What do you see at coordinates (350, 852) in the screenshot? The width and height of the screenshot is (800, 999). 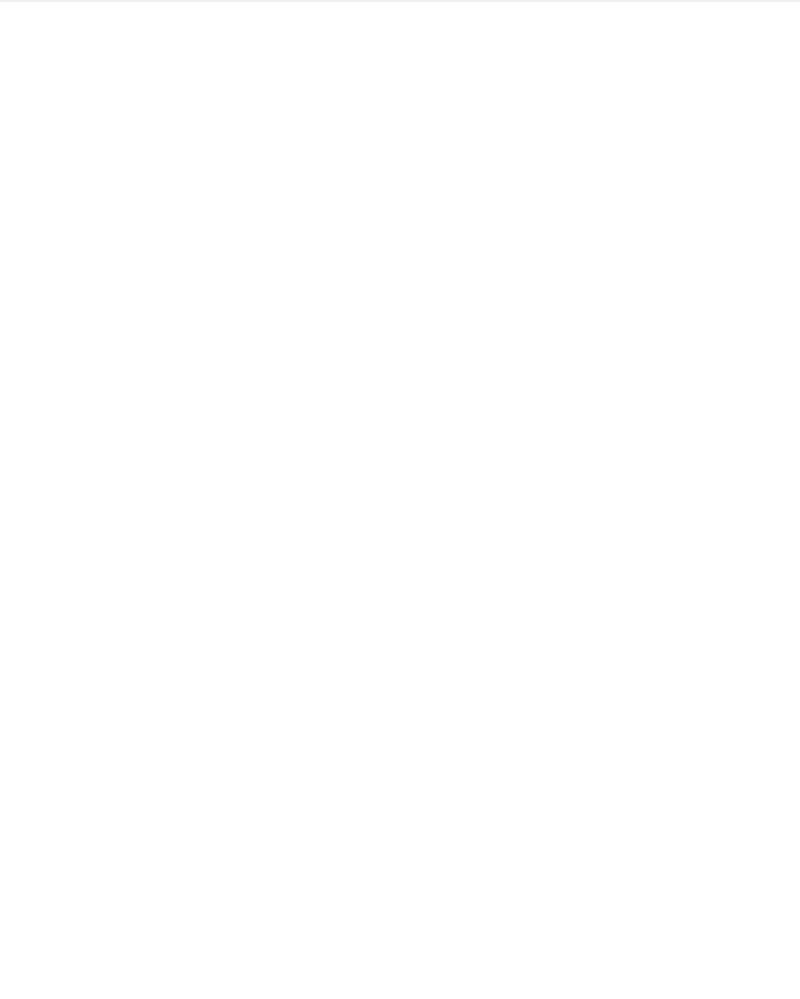 I see `'Landr has introduced an AI Mastering Plug-in for DAWs'` at bounding box center [350, 852].